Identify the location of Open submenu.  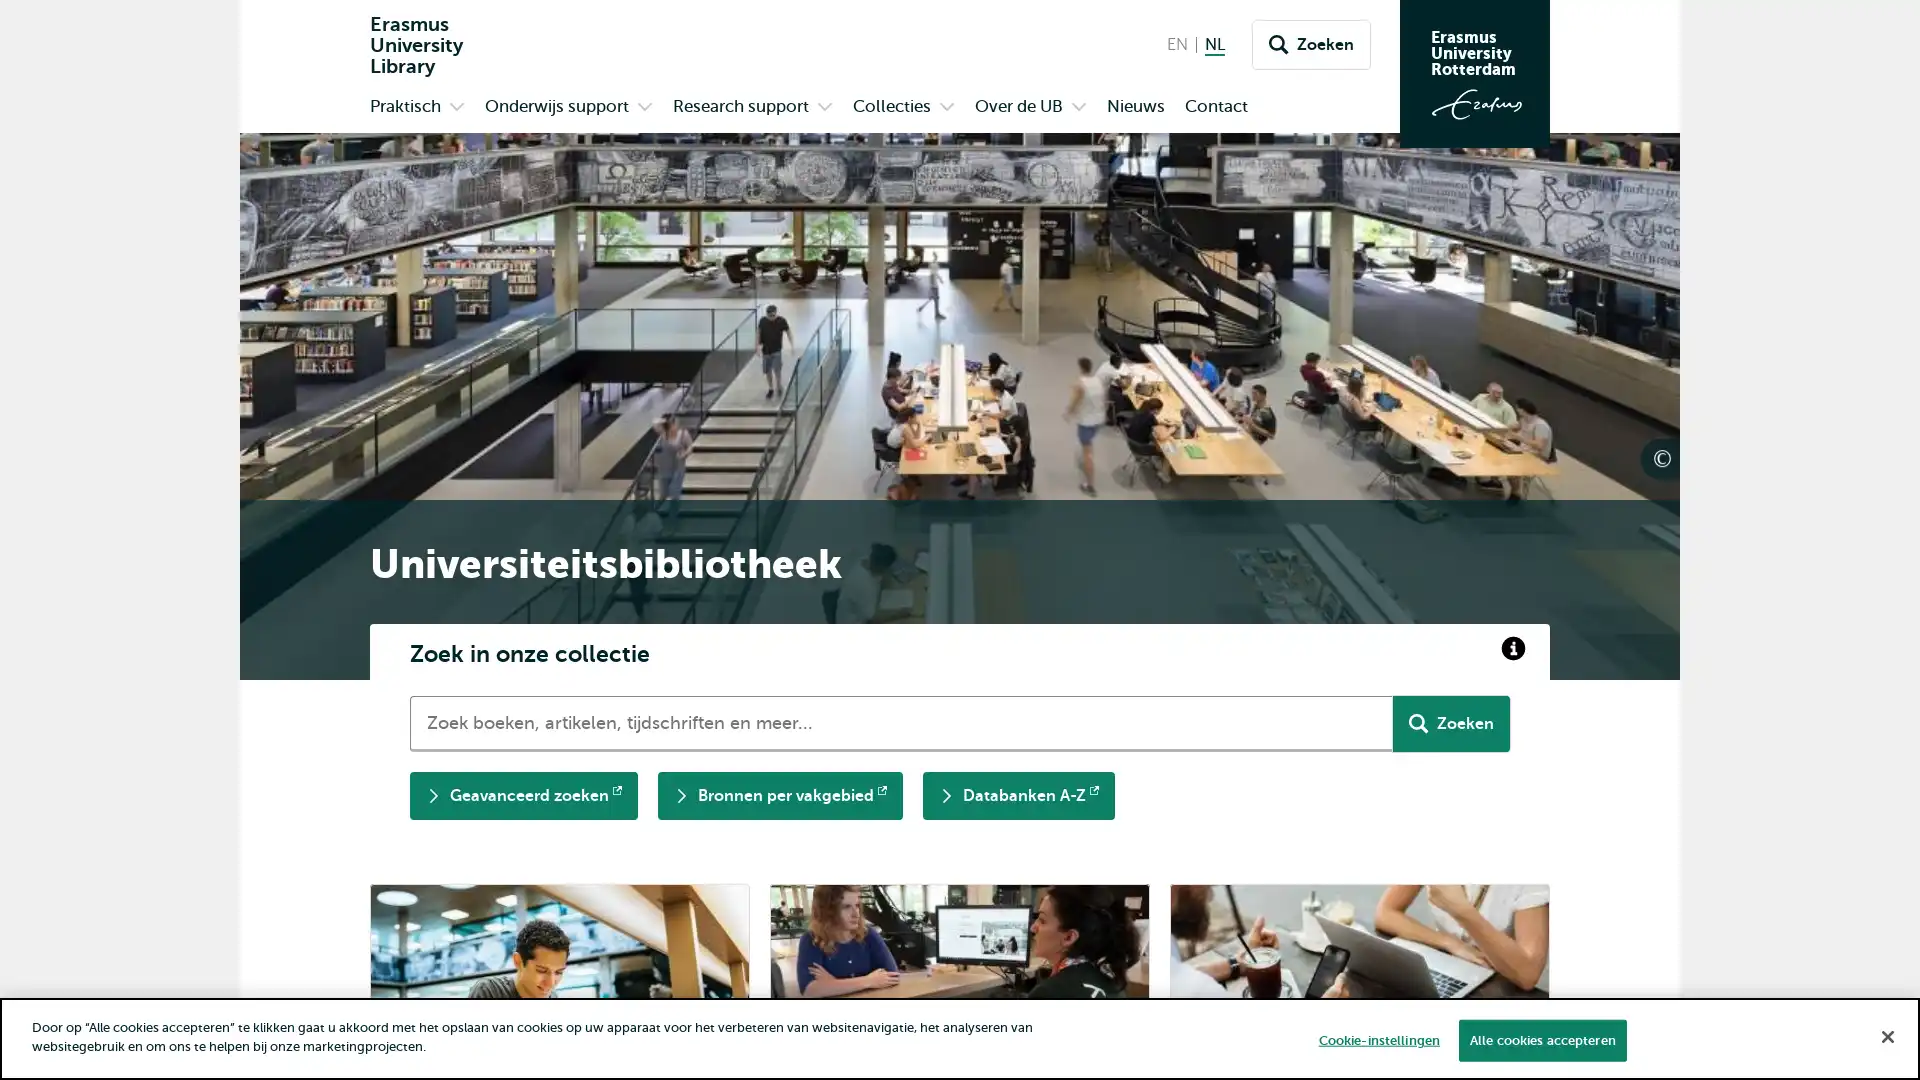
(825, 108).